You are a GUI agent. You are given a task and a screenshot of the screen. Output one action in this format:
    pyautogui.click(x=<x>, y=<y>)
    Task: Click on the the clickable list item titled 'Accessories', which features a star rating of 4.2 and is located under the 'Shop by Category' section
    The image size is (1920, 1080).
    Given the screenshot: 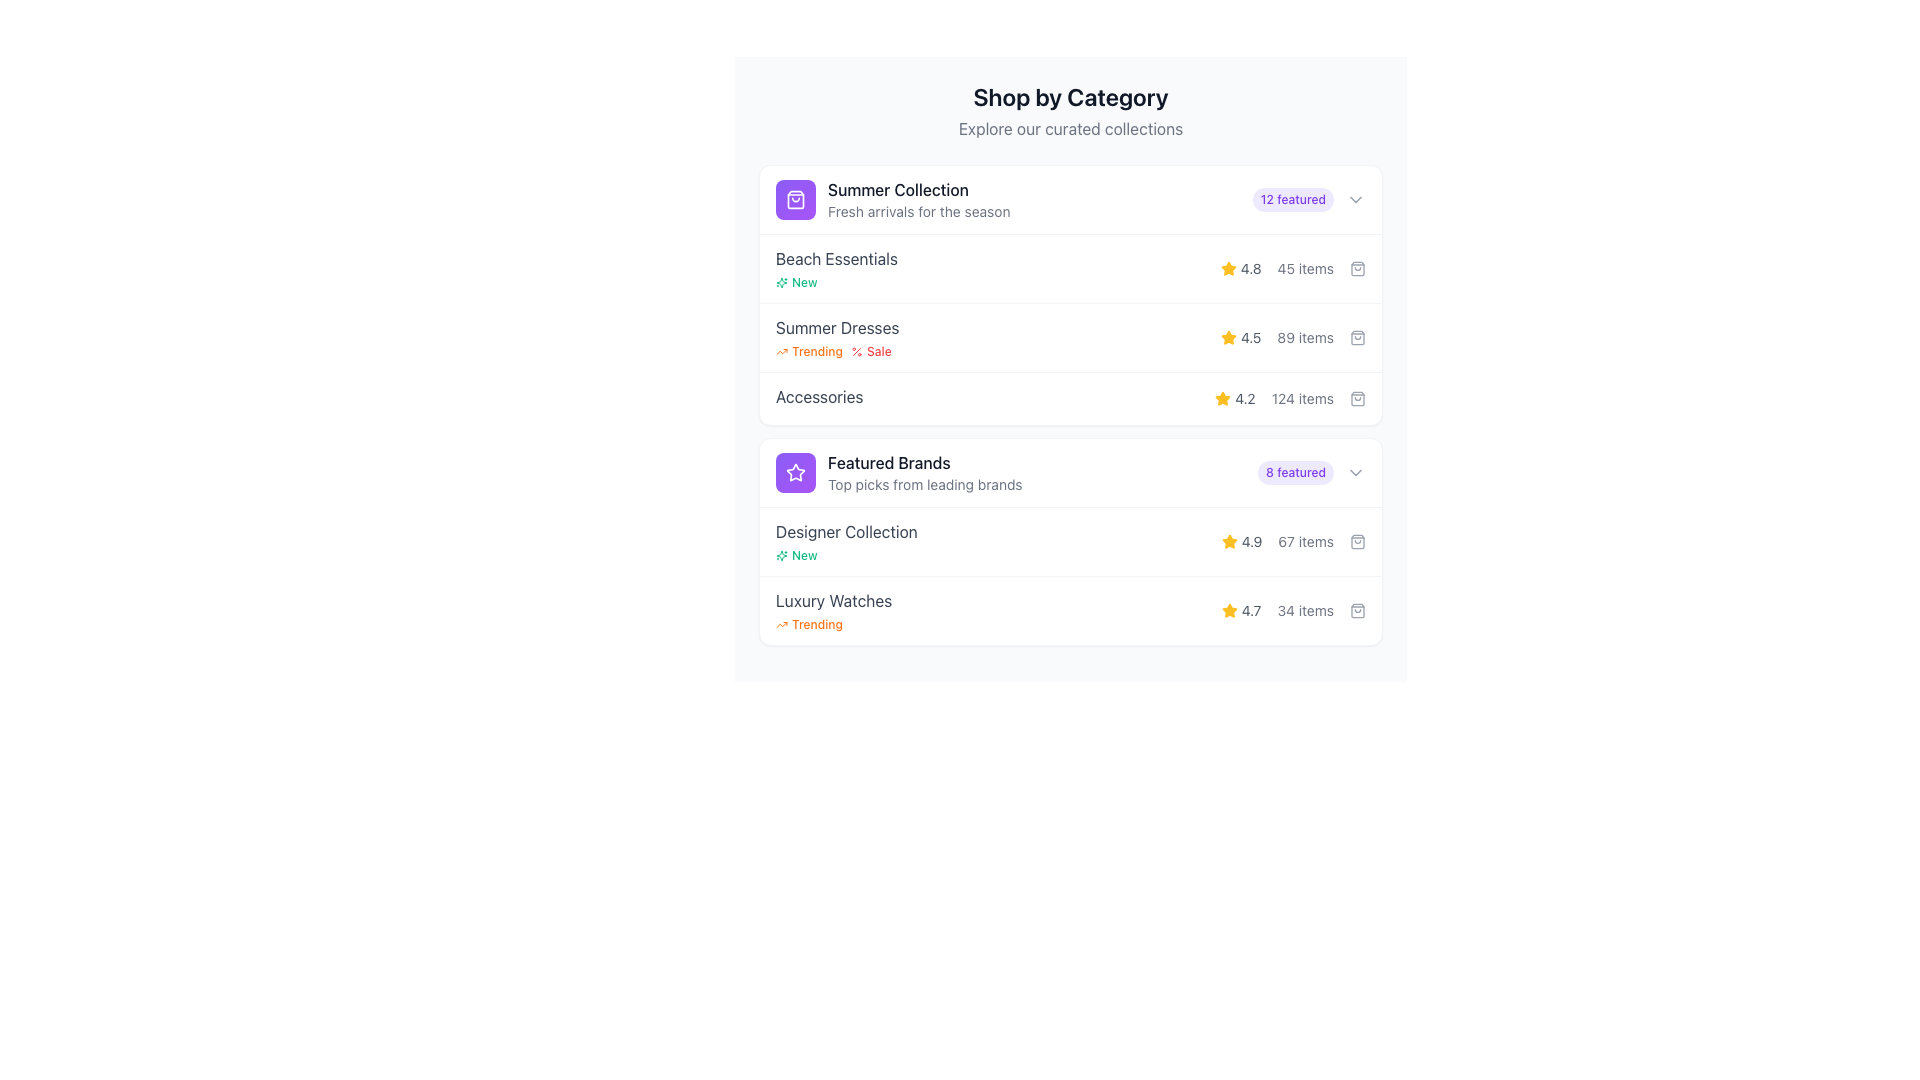 What is the action you would take?
    pyautogui.click(x=1069, y=398)
    